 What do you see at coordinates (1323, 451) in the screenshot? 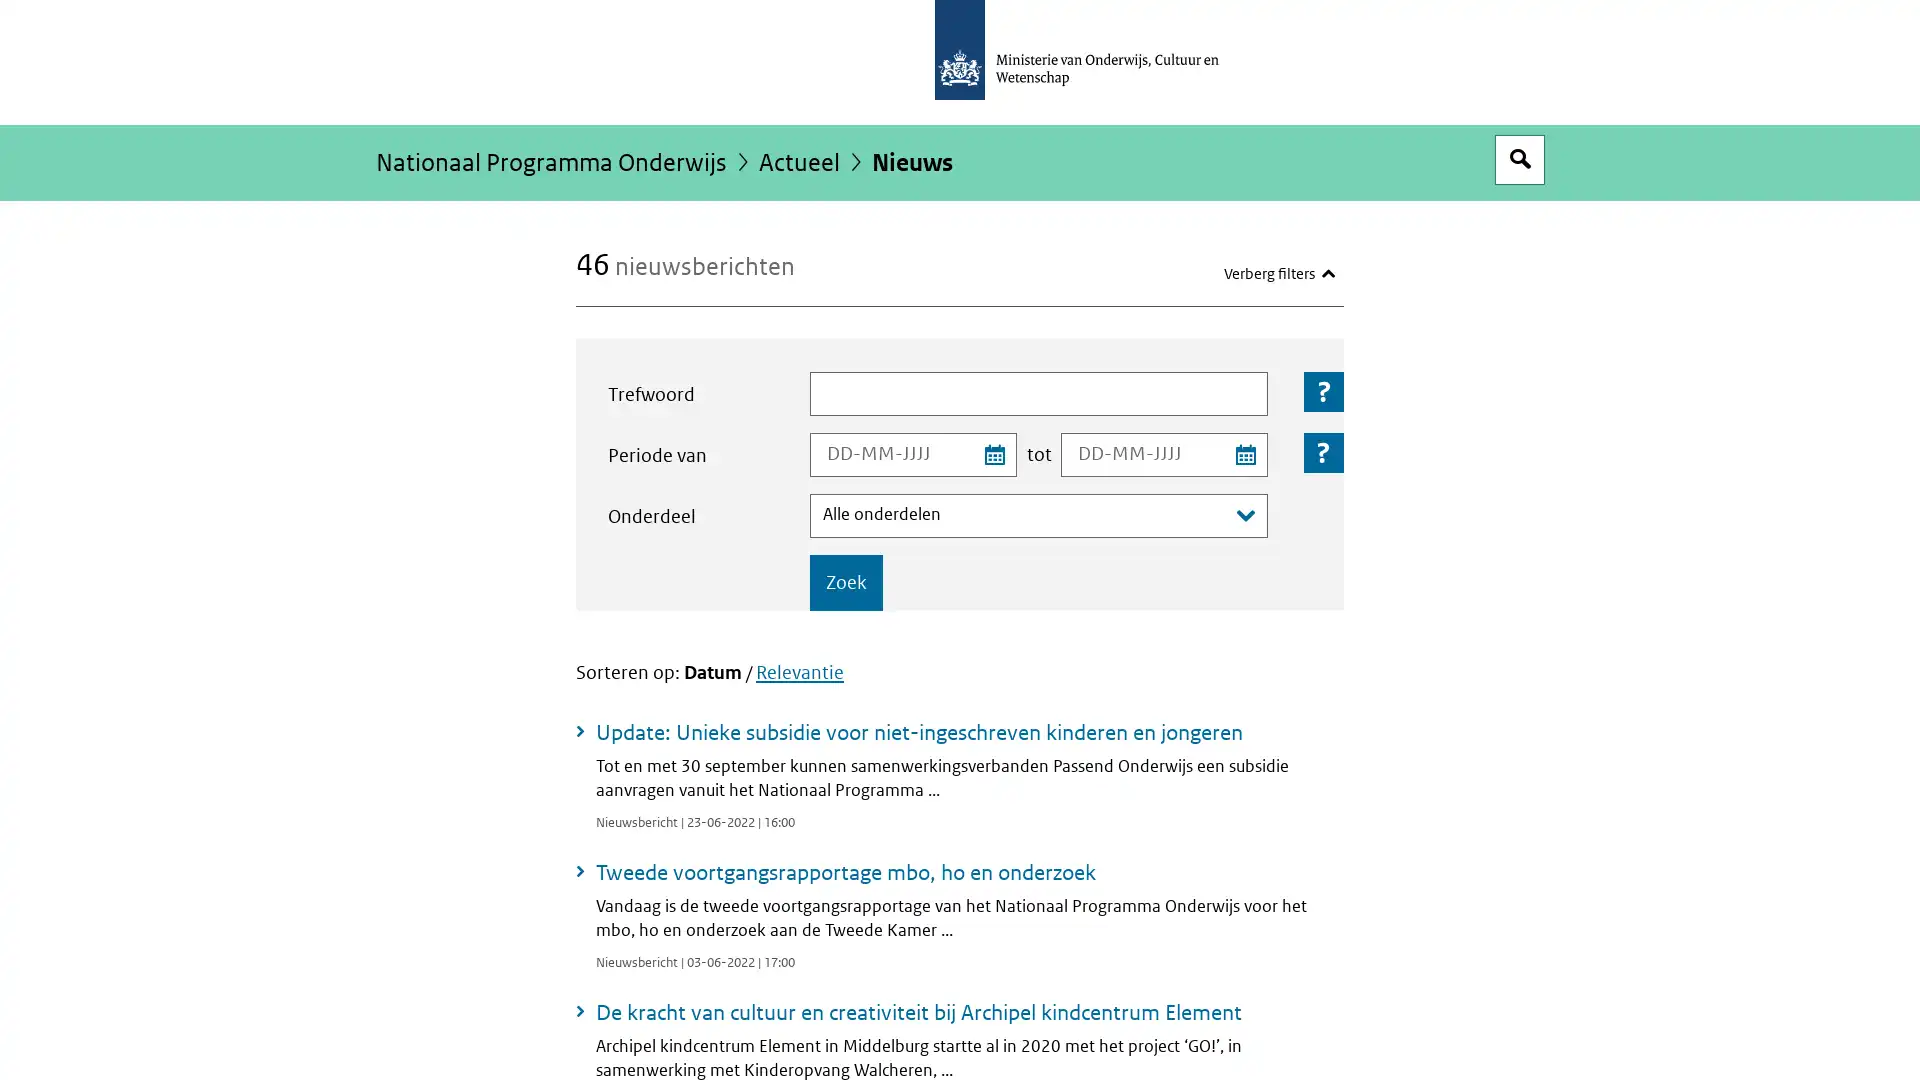
I see `Toelichting bij het veld: Periode` at bounding box center [1323, 451].